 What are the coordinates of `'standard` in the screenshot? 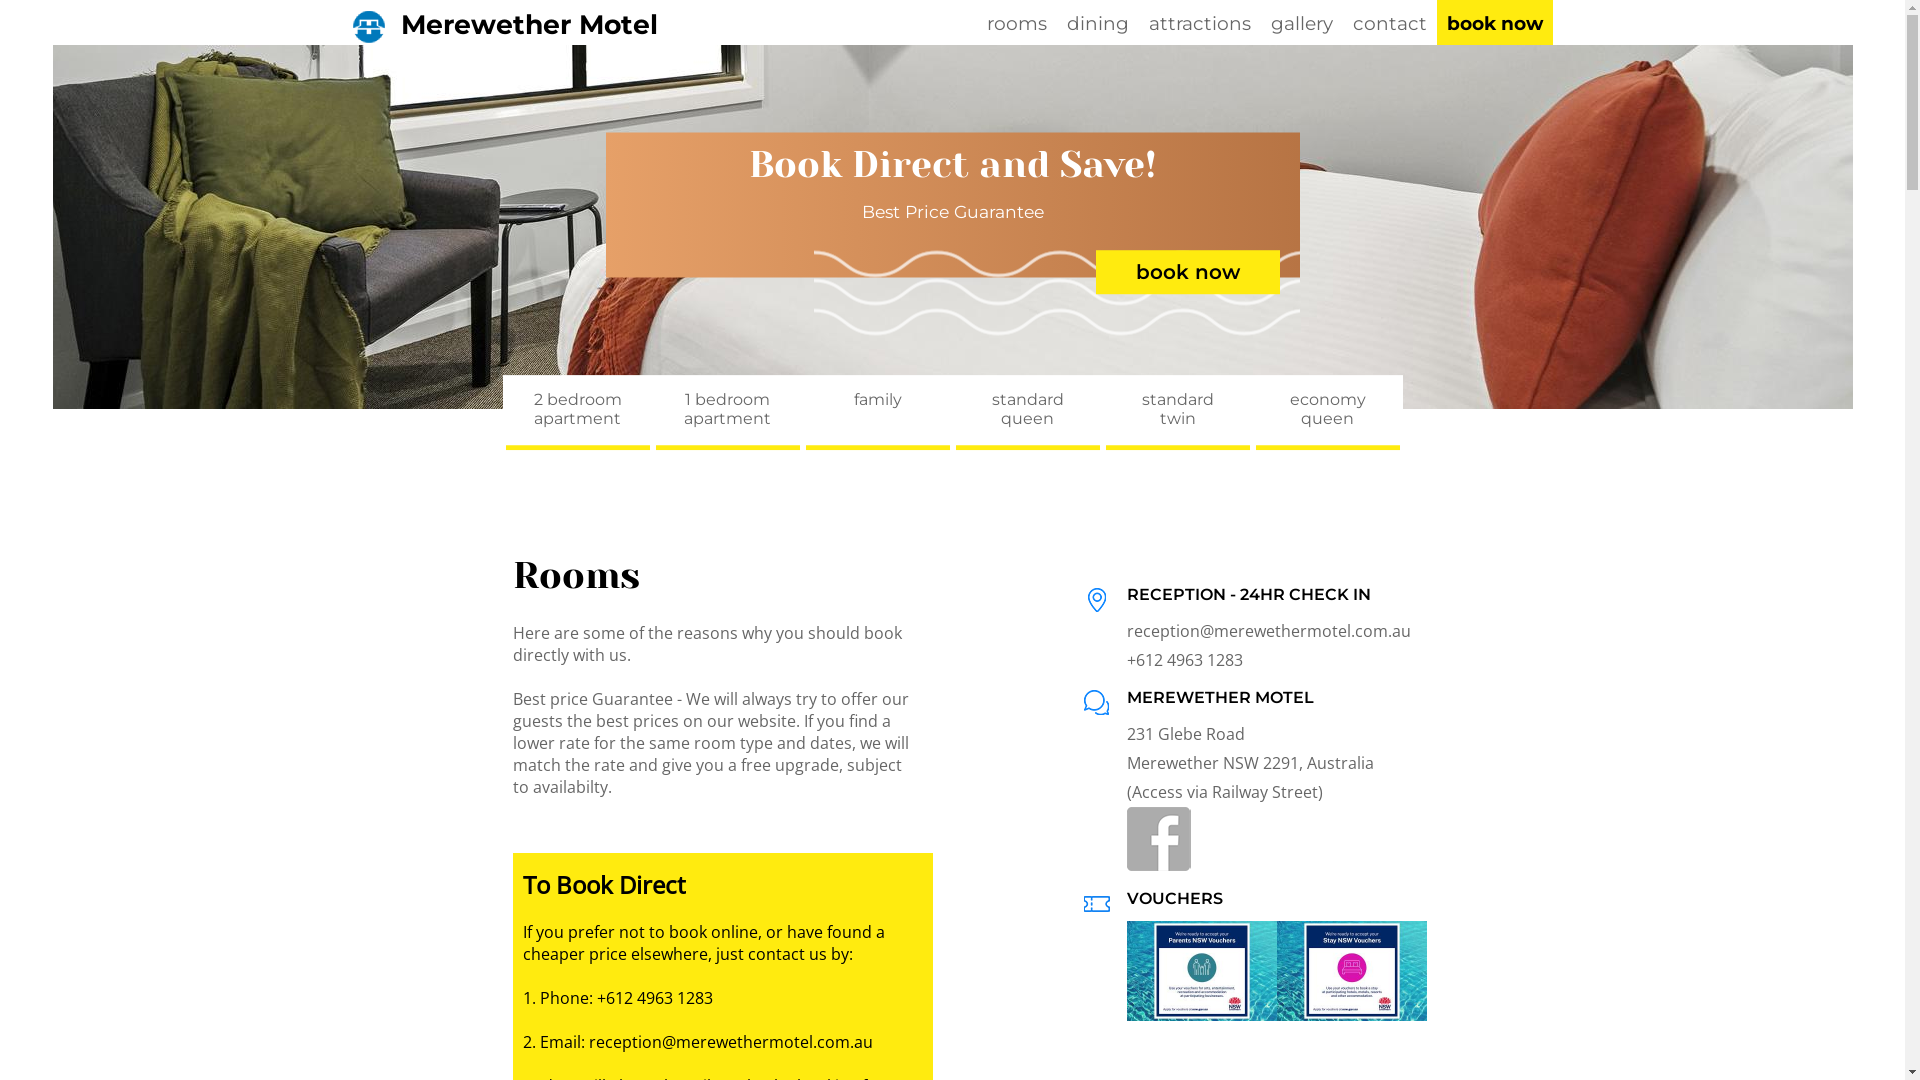 It's located at (1027, 414).